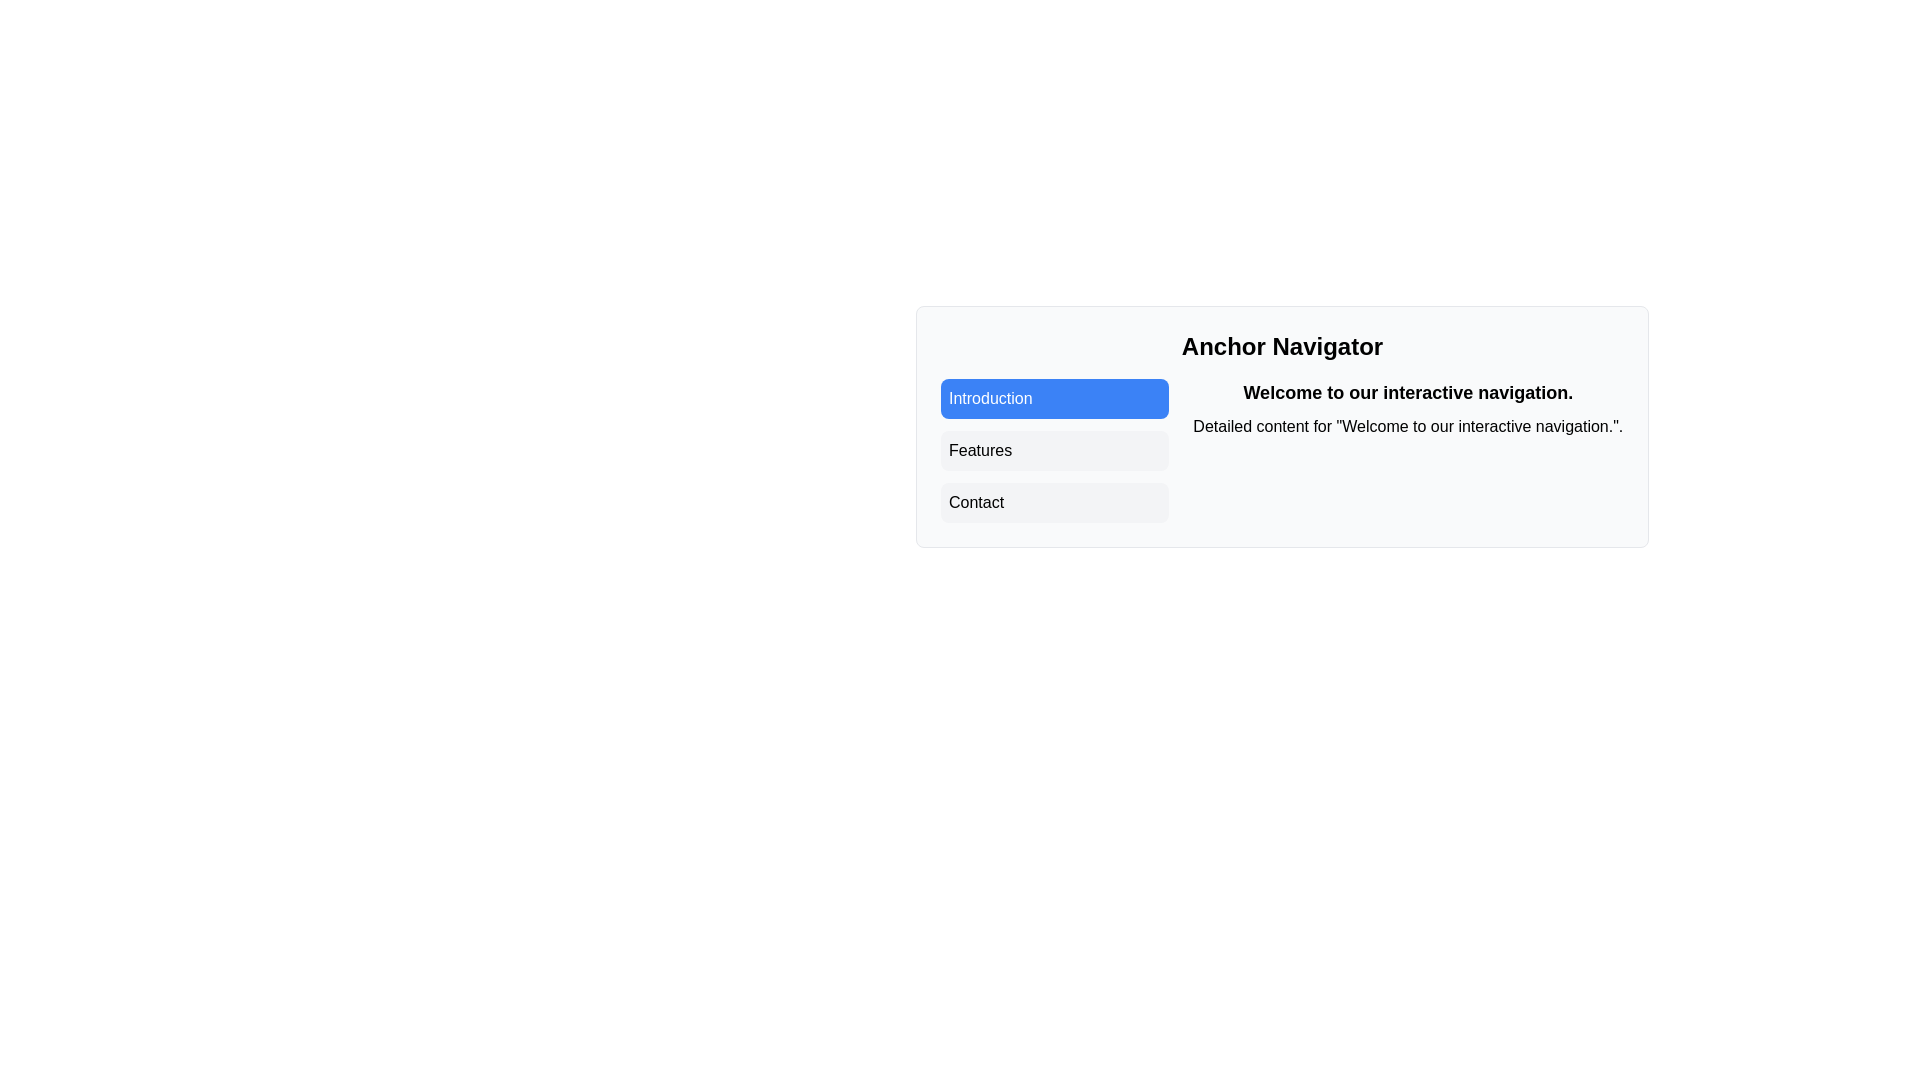 The width and height of the screenshot is (1920, 1080). What do you see at coordinates (1407, 451) in the screenshot?
I see `the Content Block located in the middle right area of the interface, adjacent to the vertical list of navigation items` at bounding box center [1407, 451].